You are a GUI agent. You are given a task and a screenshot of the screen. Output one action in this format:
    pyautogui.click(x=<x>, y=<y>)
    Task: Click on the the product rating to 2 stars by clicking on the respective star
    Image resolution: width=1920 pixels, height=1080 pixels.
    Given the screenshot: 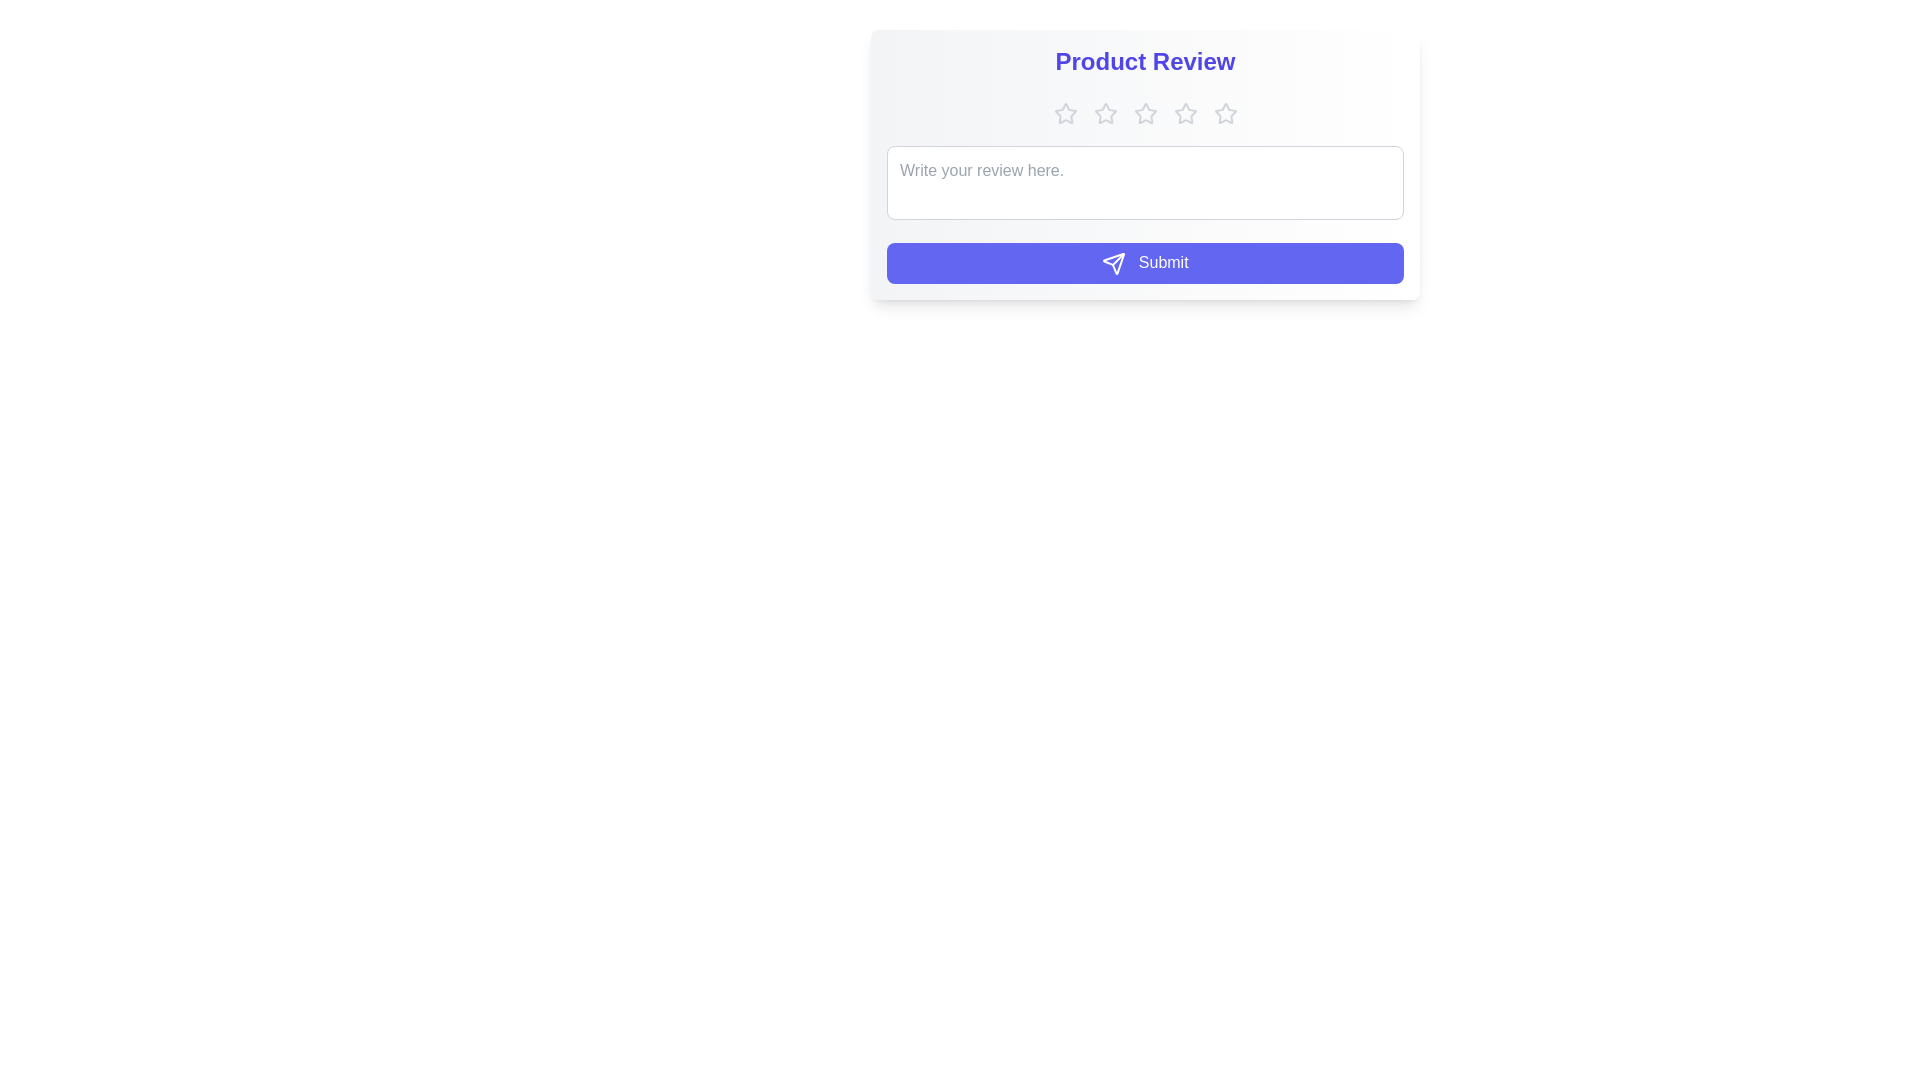 What is the action you would take?
    pyautogui.click(x=1104, y=114)
    